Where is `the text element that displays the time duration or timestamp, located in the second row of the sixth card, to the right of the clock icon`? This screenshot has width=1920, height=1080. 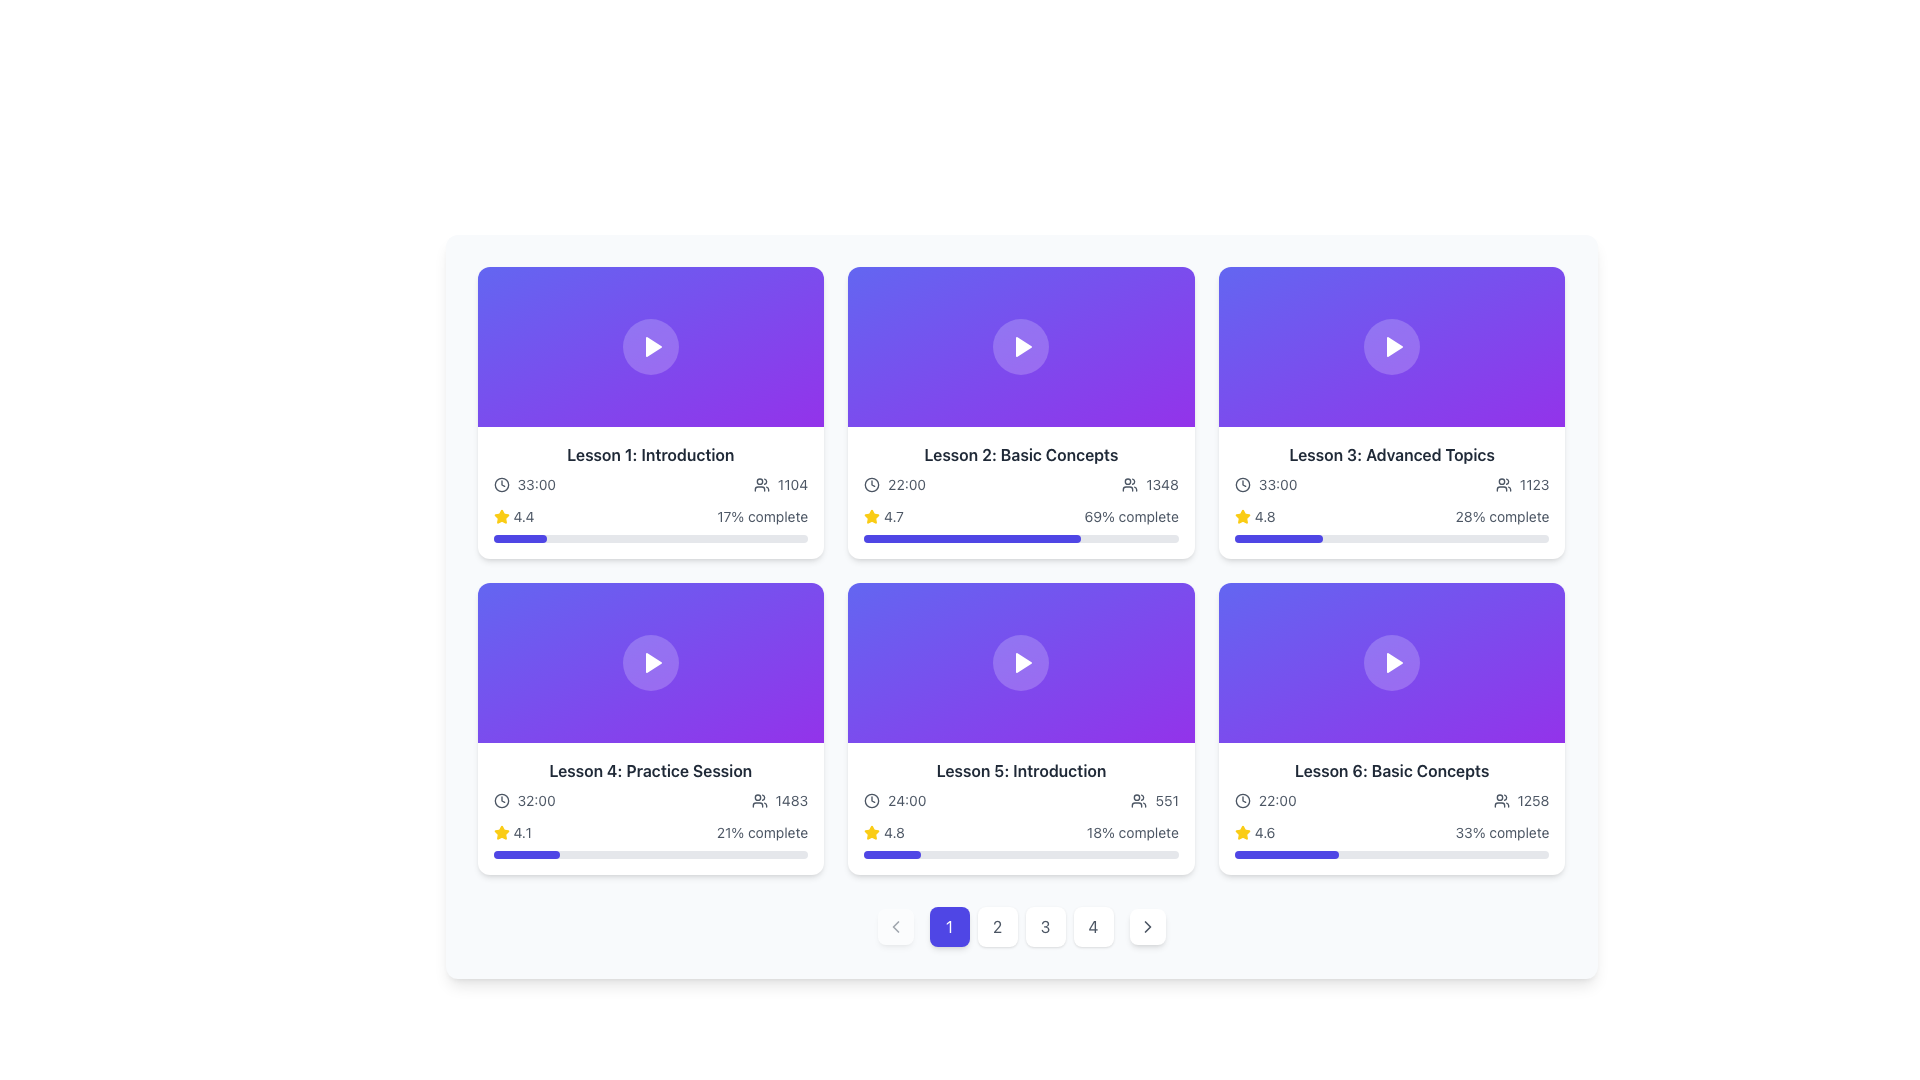
the text element that displays the time duration or timestamp, located in the second row of the sixth card, to the right of the clock icon is located at coordinates (1276, 800).